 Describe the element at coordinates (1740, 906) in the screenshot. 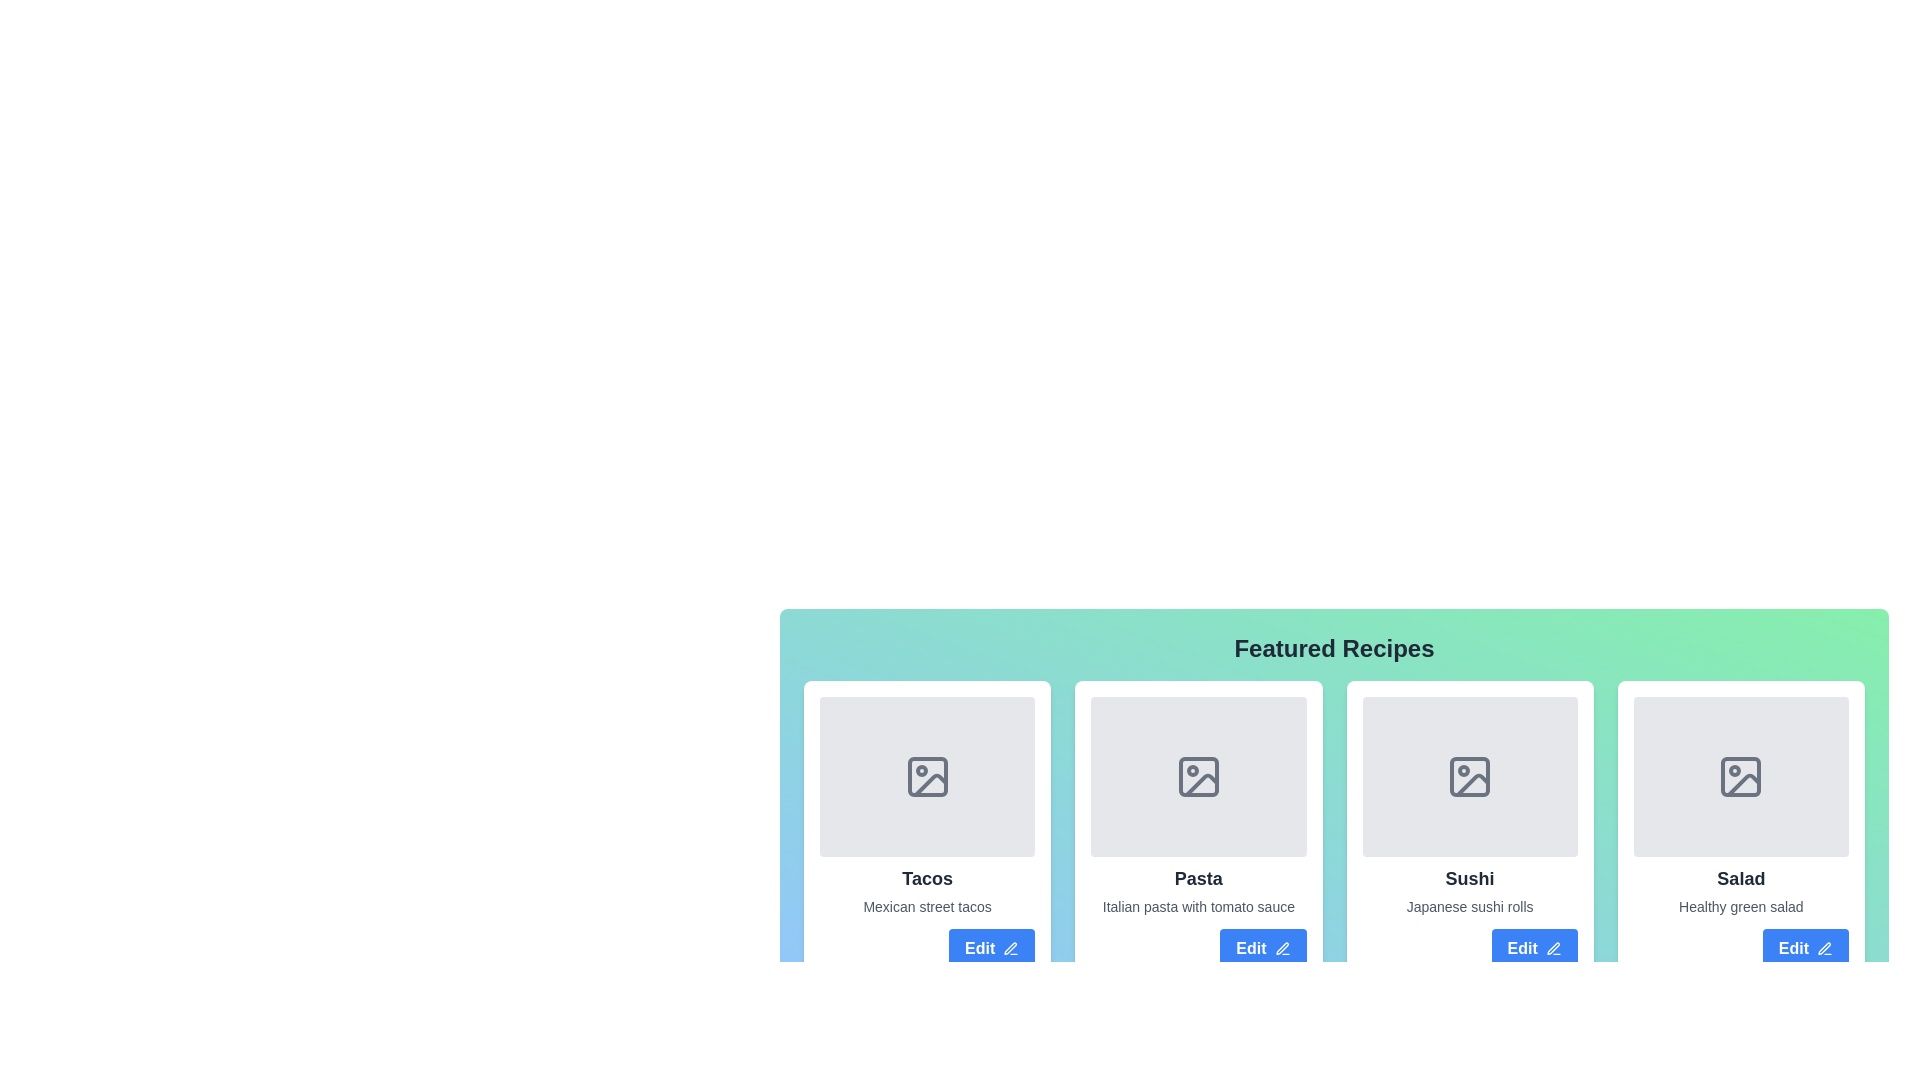

I see `the second text element under the 'Salad' section, which provides a description of the item, positioned below the bold 'Salad' title` at that location.